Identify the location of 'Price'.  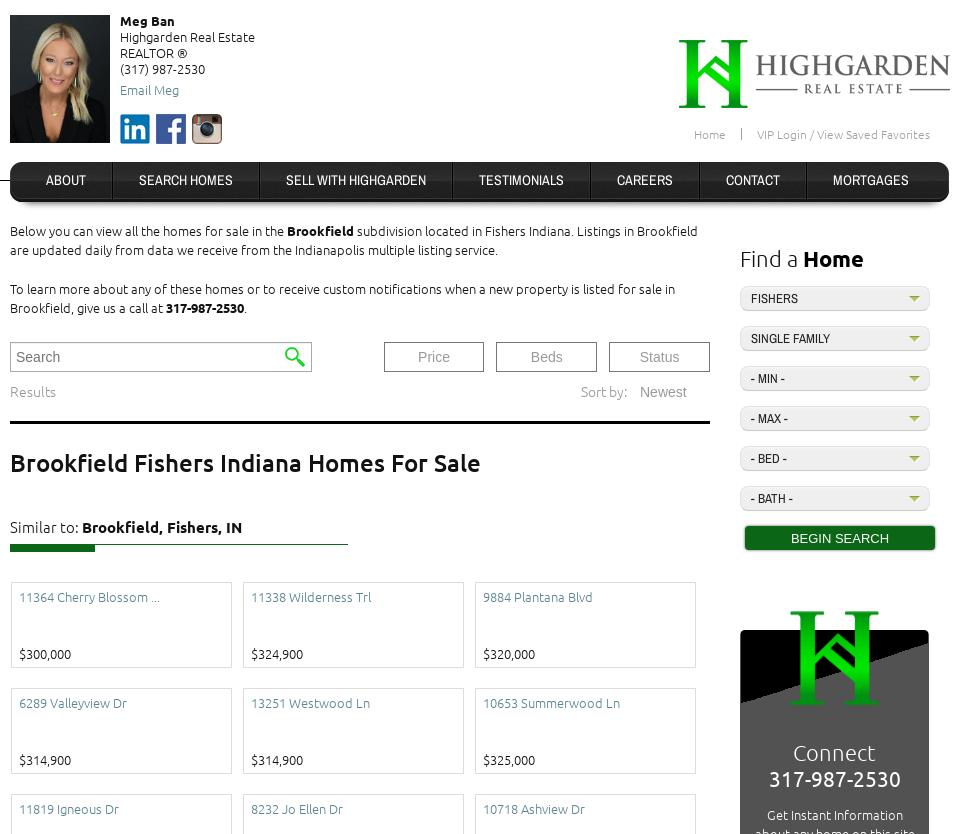
(433, 356).